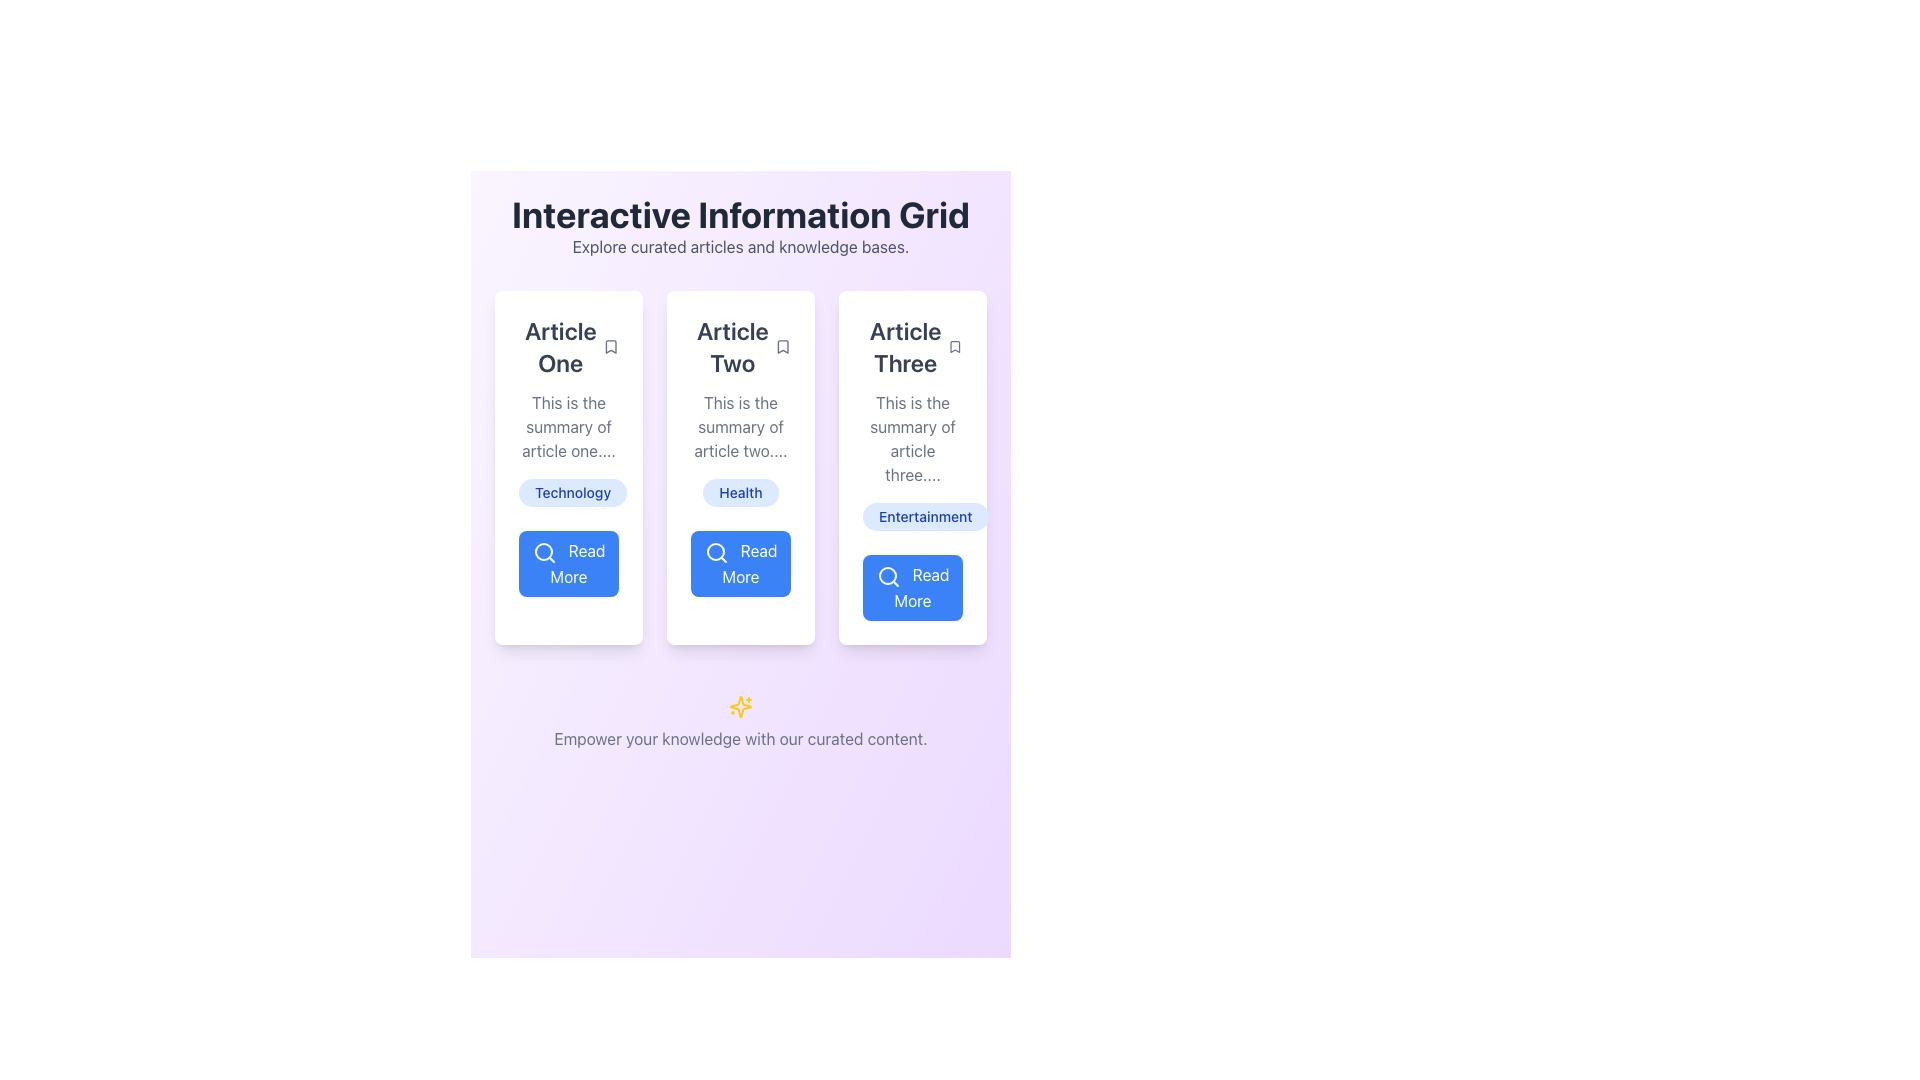 Image resolution: width=1920 pixels, height=1080 pixels. I want to click on the small gray bookmark icon next to the 'Article Three' text label to observe the visual change in color when hovered, so click(911, 346).